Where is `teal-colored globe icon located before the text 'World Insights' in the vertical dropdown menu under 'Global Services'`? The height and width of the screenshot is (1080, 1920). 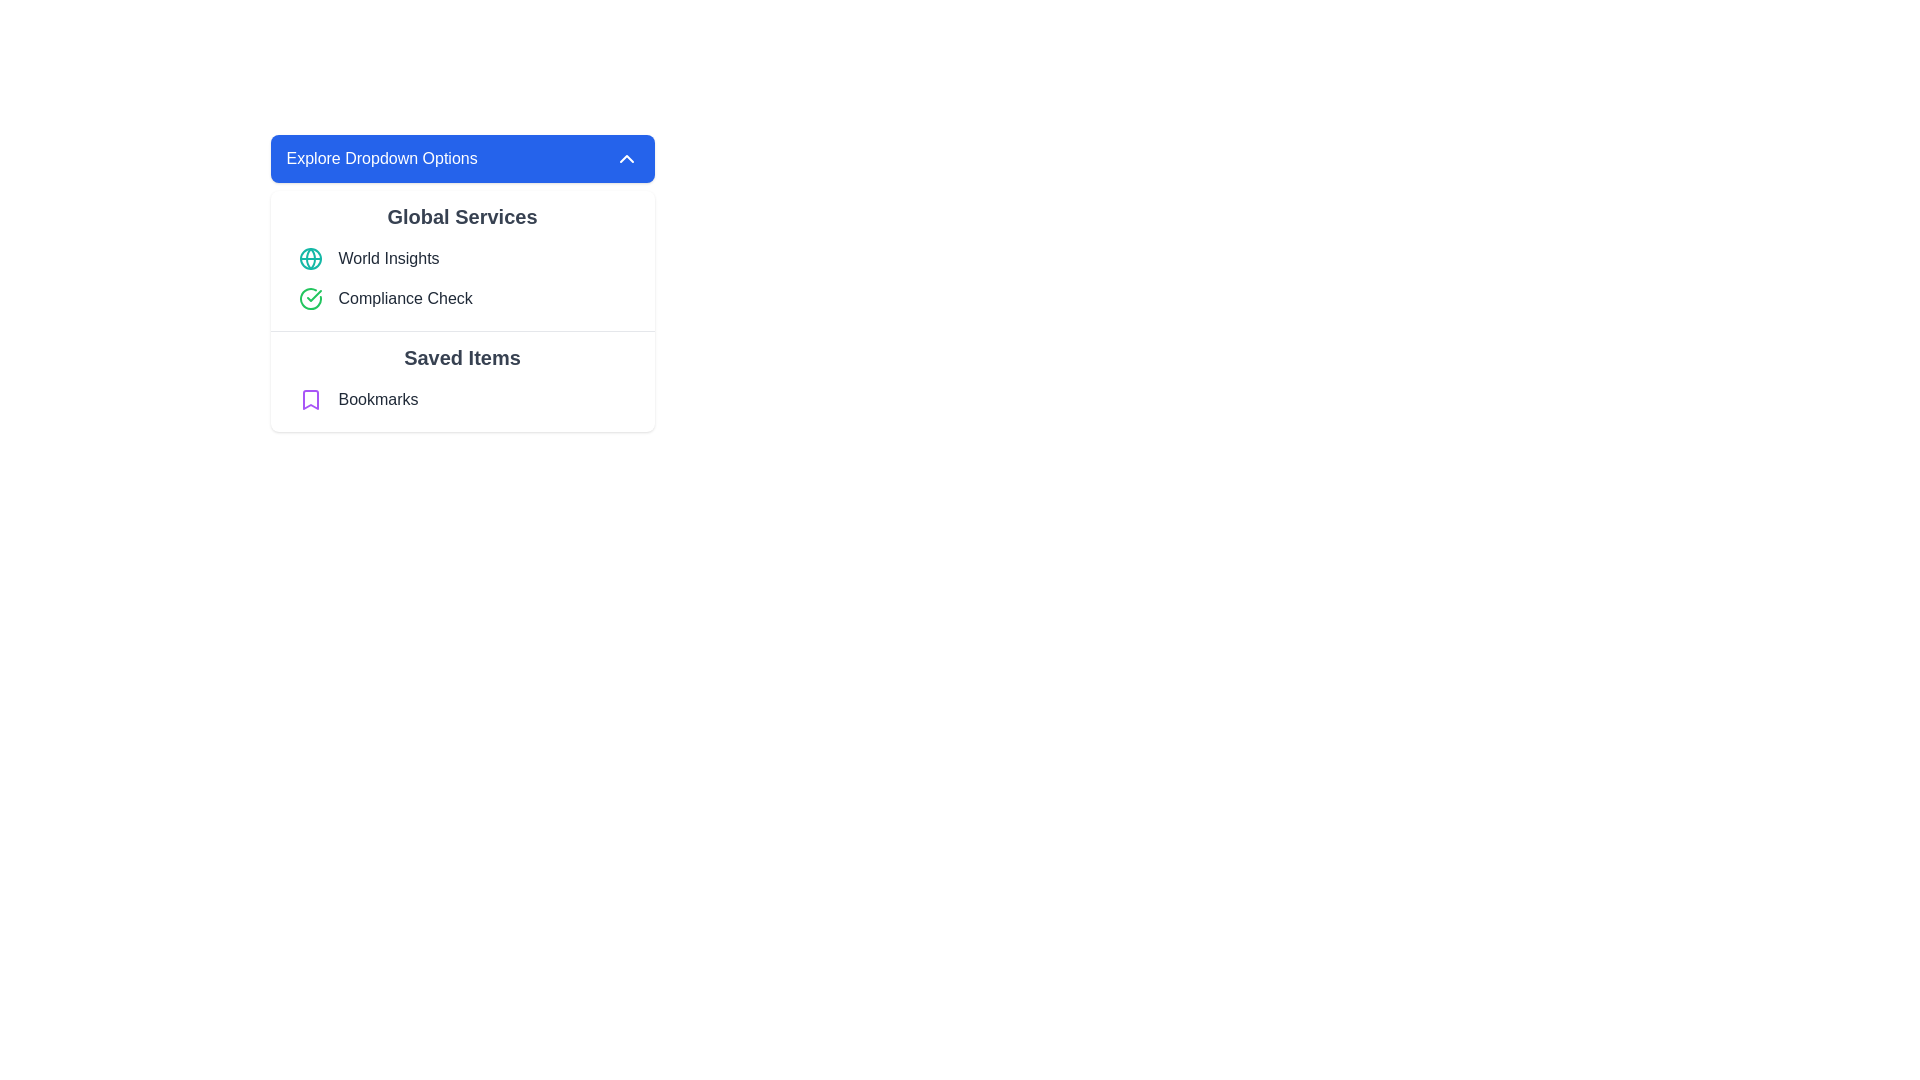 teal-colored globe icon located before the text 'World Insights' in the vertical dropdown menu under 'Global Services' is located at coordinates (309, 257).